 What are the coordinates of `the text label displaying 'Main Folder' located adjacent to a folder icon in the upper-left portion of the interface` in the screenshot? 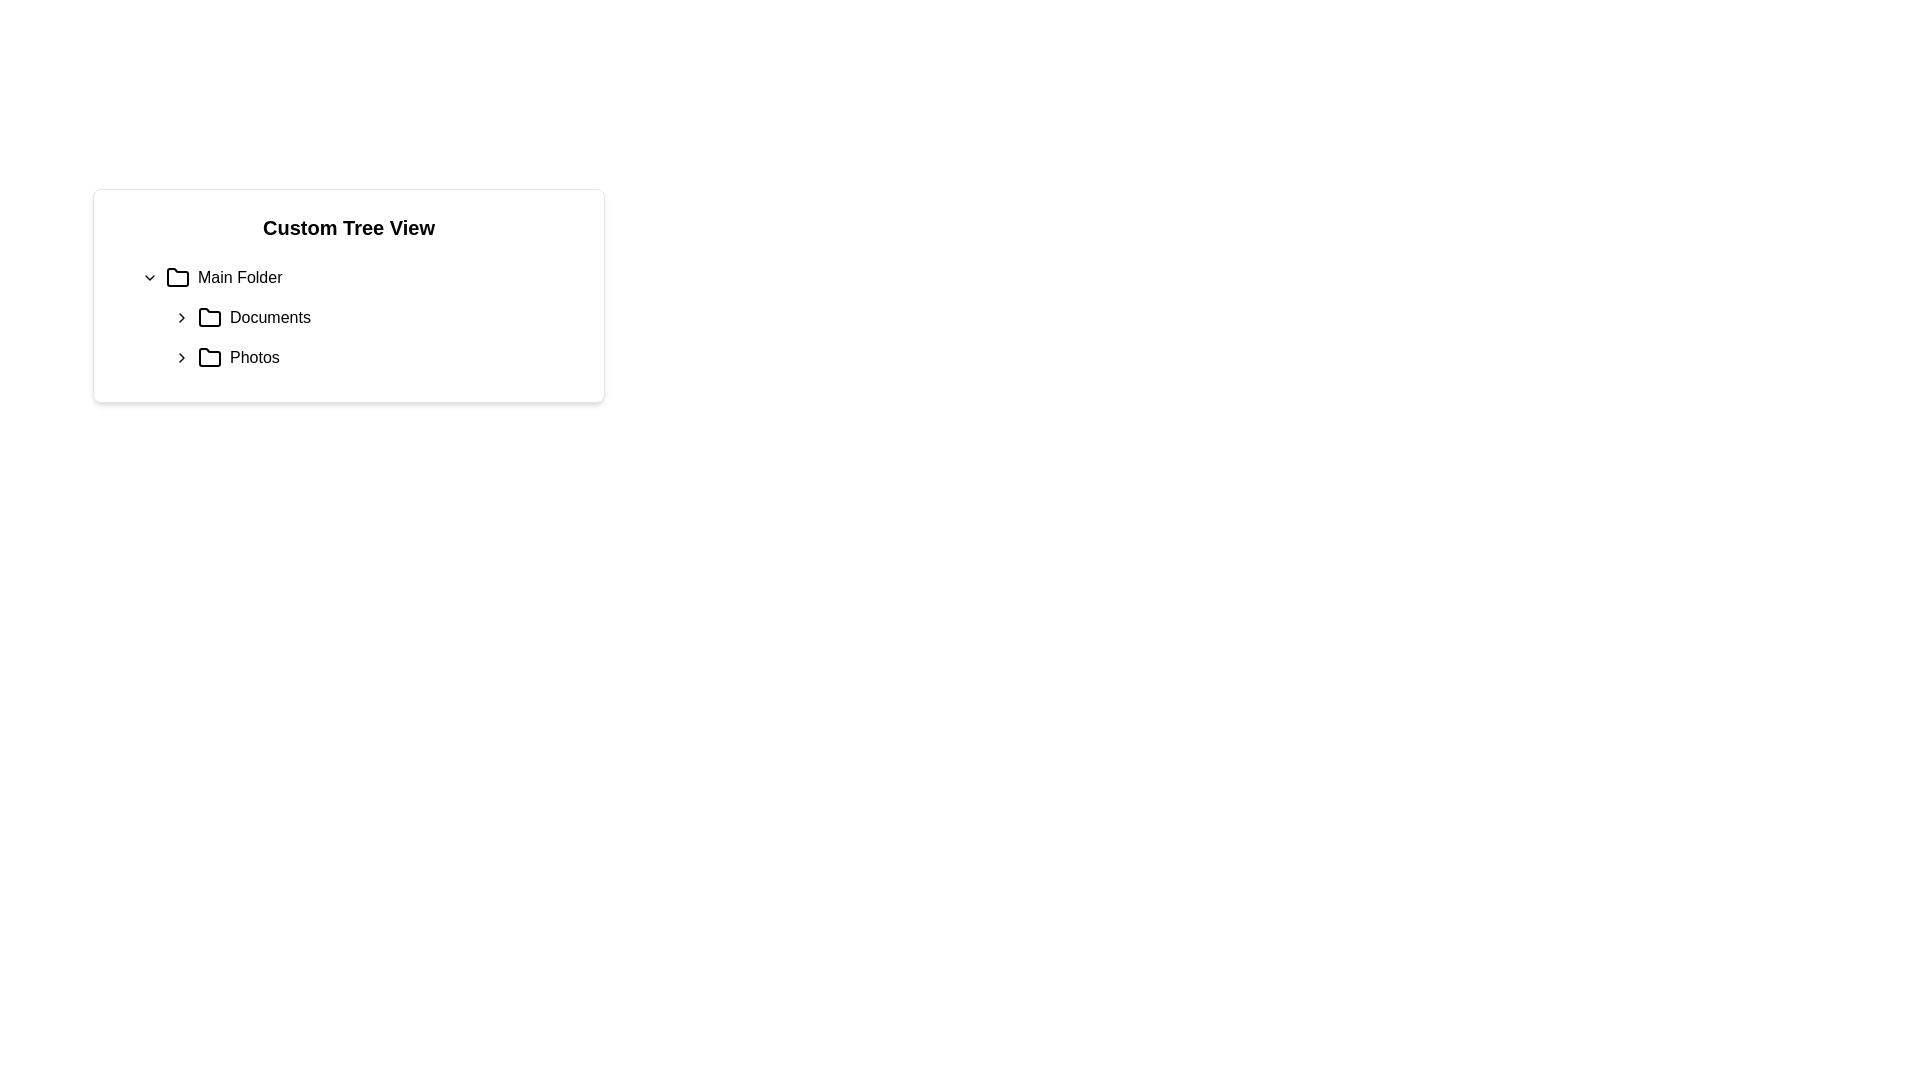 It's located at (240, 277).